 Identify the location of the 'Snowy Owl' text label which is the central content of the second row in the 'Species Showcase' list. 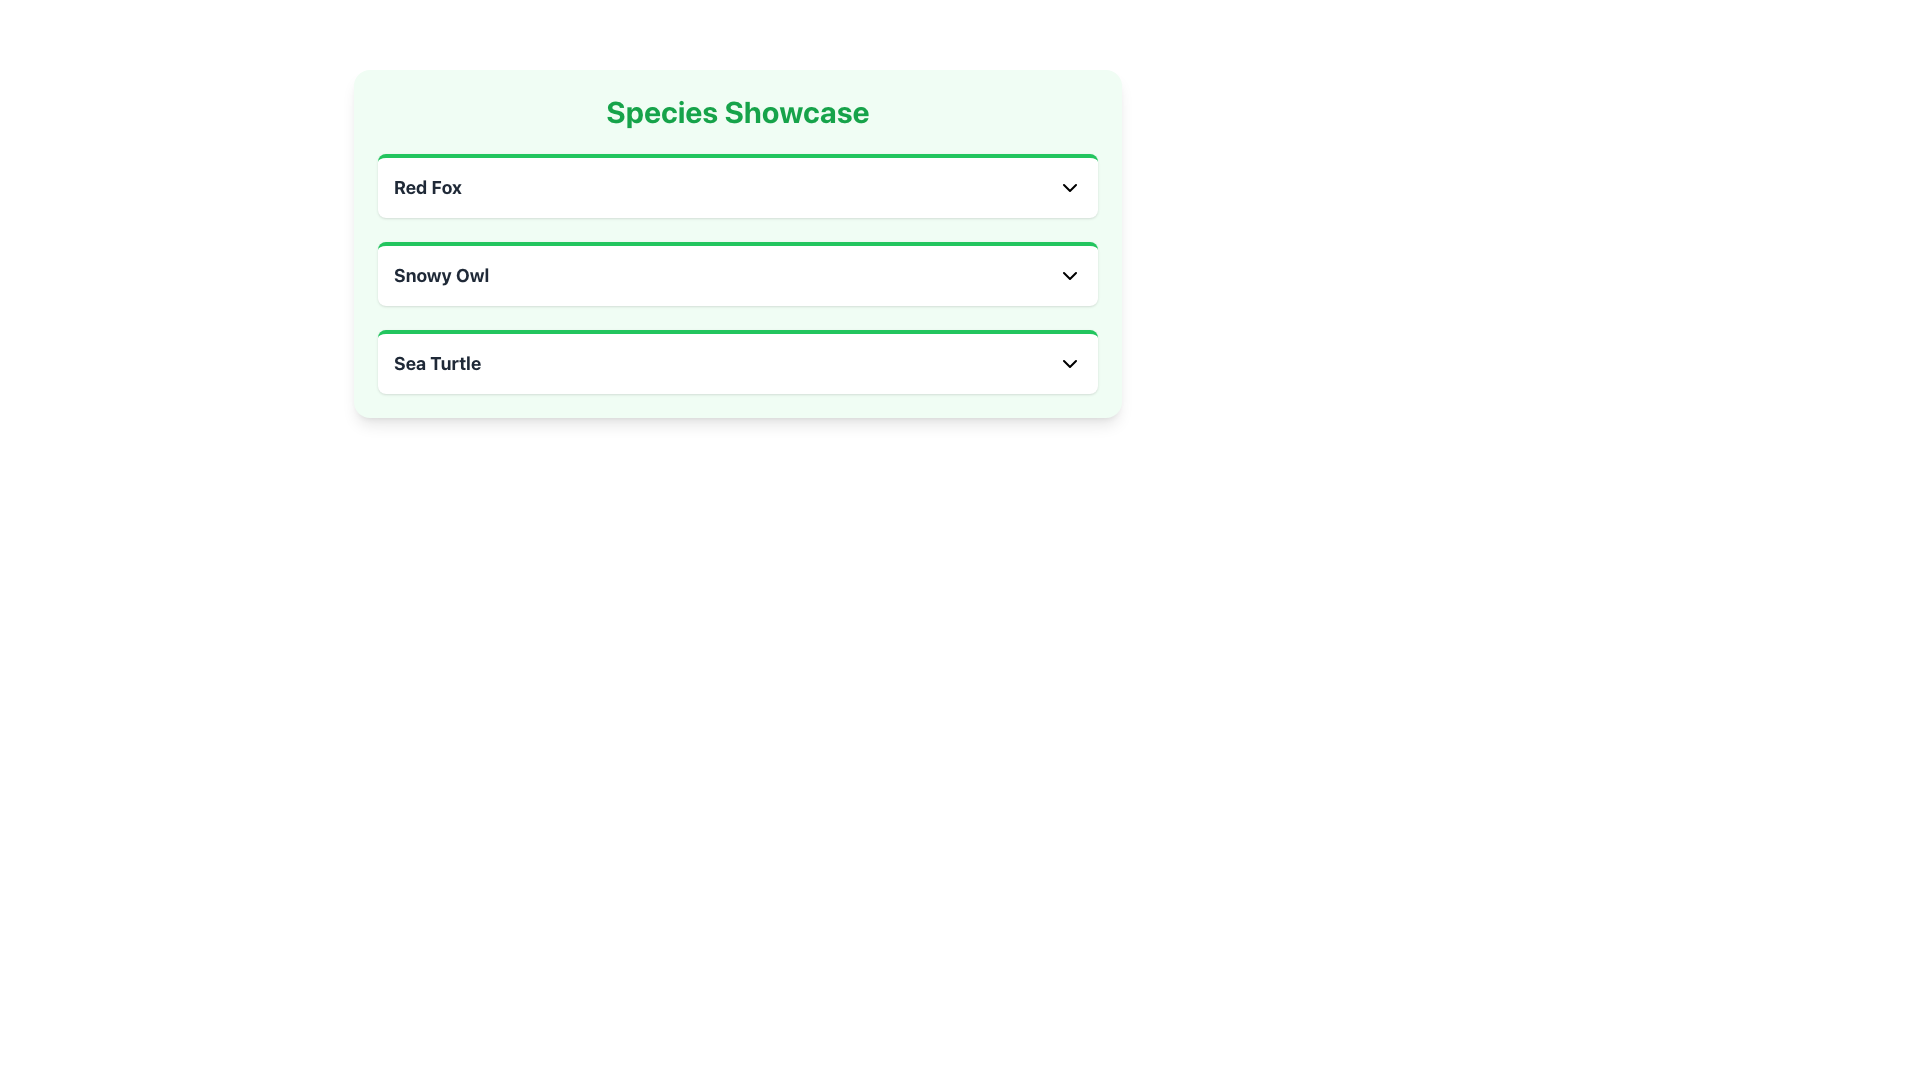
(440, 276).